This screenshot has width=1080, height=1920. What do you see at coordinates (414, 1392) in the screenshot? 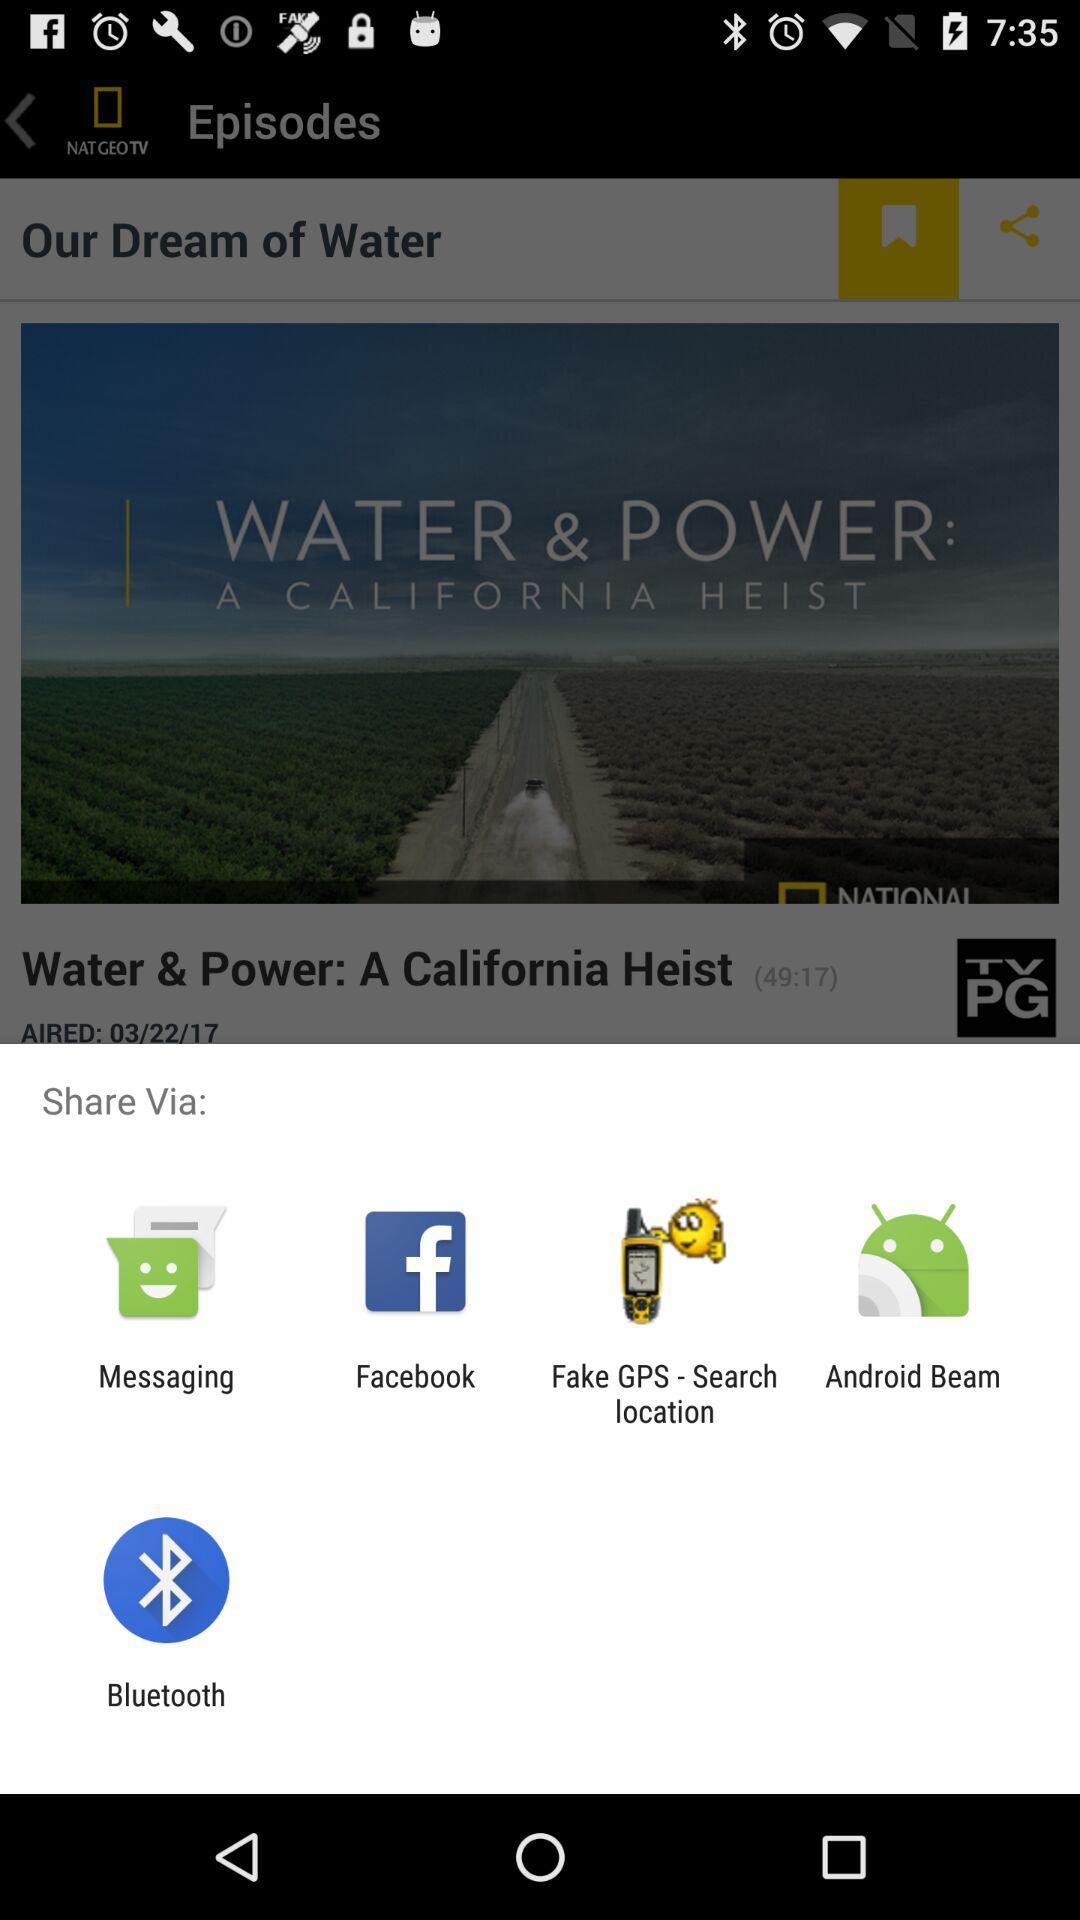
I see `app next to fake gps search item` at bounding box center [414, 1392].